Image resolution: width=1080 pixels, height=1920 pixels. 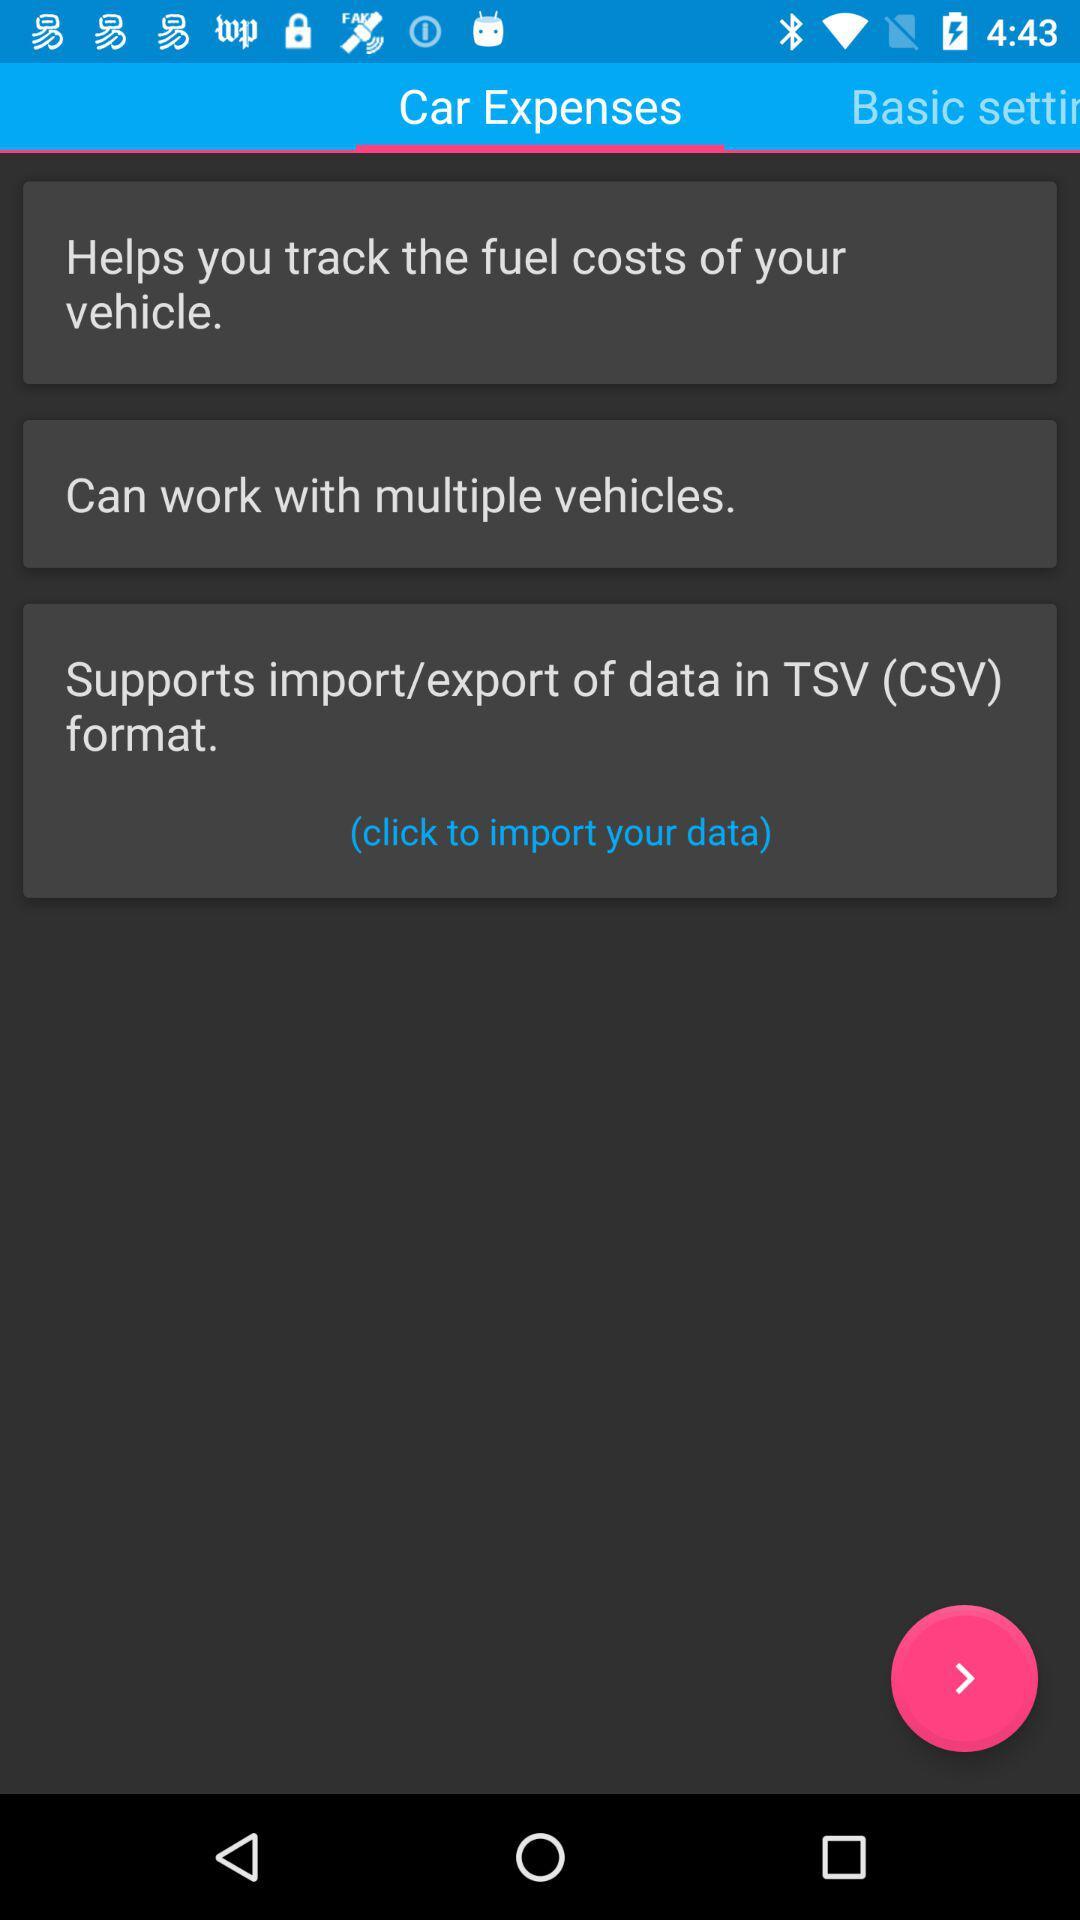 What do you see at coordinates (964, 104) in the screenshot?
I see `the basic settings icon` at bounding box center [964, 104].